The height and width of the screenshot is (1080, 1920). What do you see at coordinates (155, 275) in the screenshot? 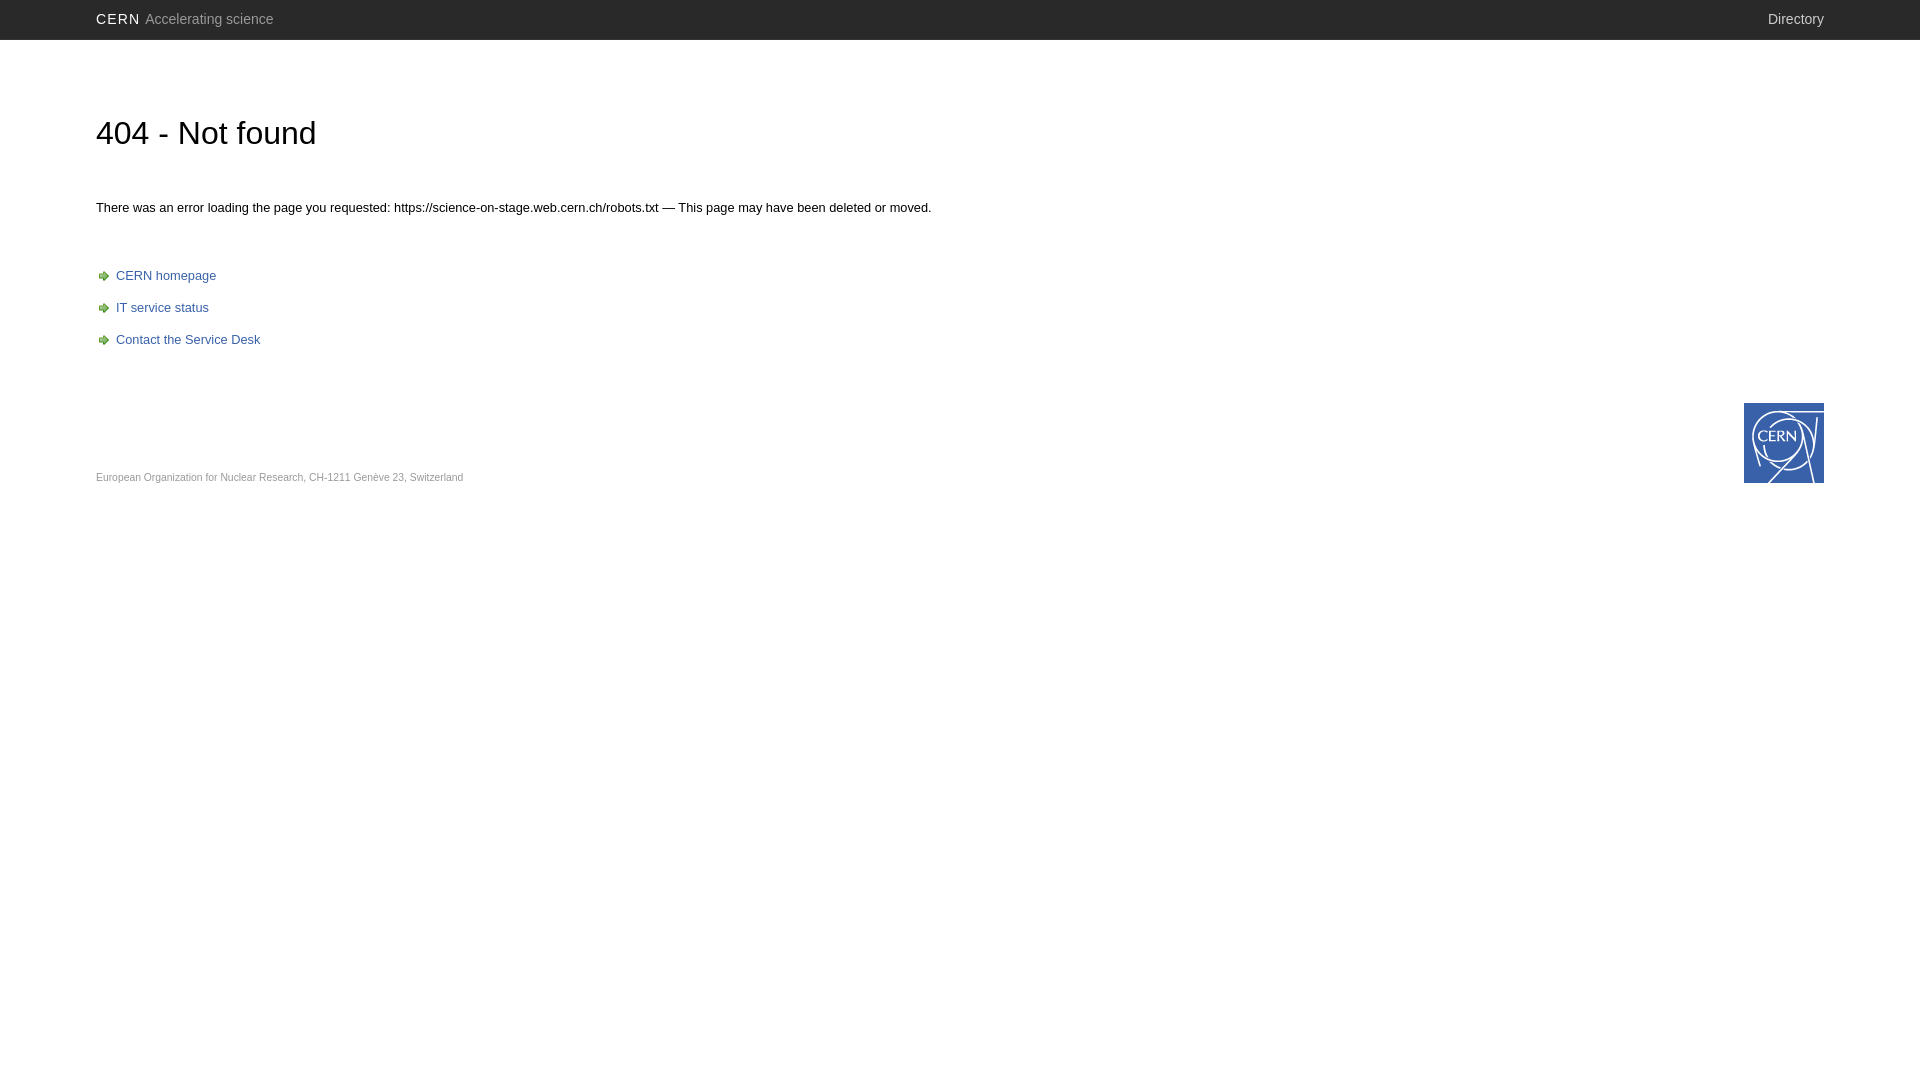
I see `'CERN homepage'` at bounding box center [155, 275].